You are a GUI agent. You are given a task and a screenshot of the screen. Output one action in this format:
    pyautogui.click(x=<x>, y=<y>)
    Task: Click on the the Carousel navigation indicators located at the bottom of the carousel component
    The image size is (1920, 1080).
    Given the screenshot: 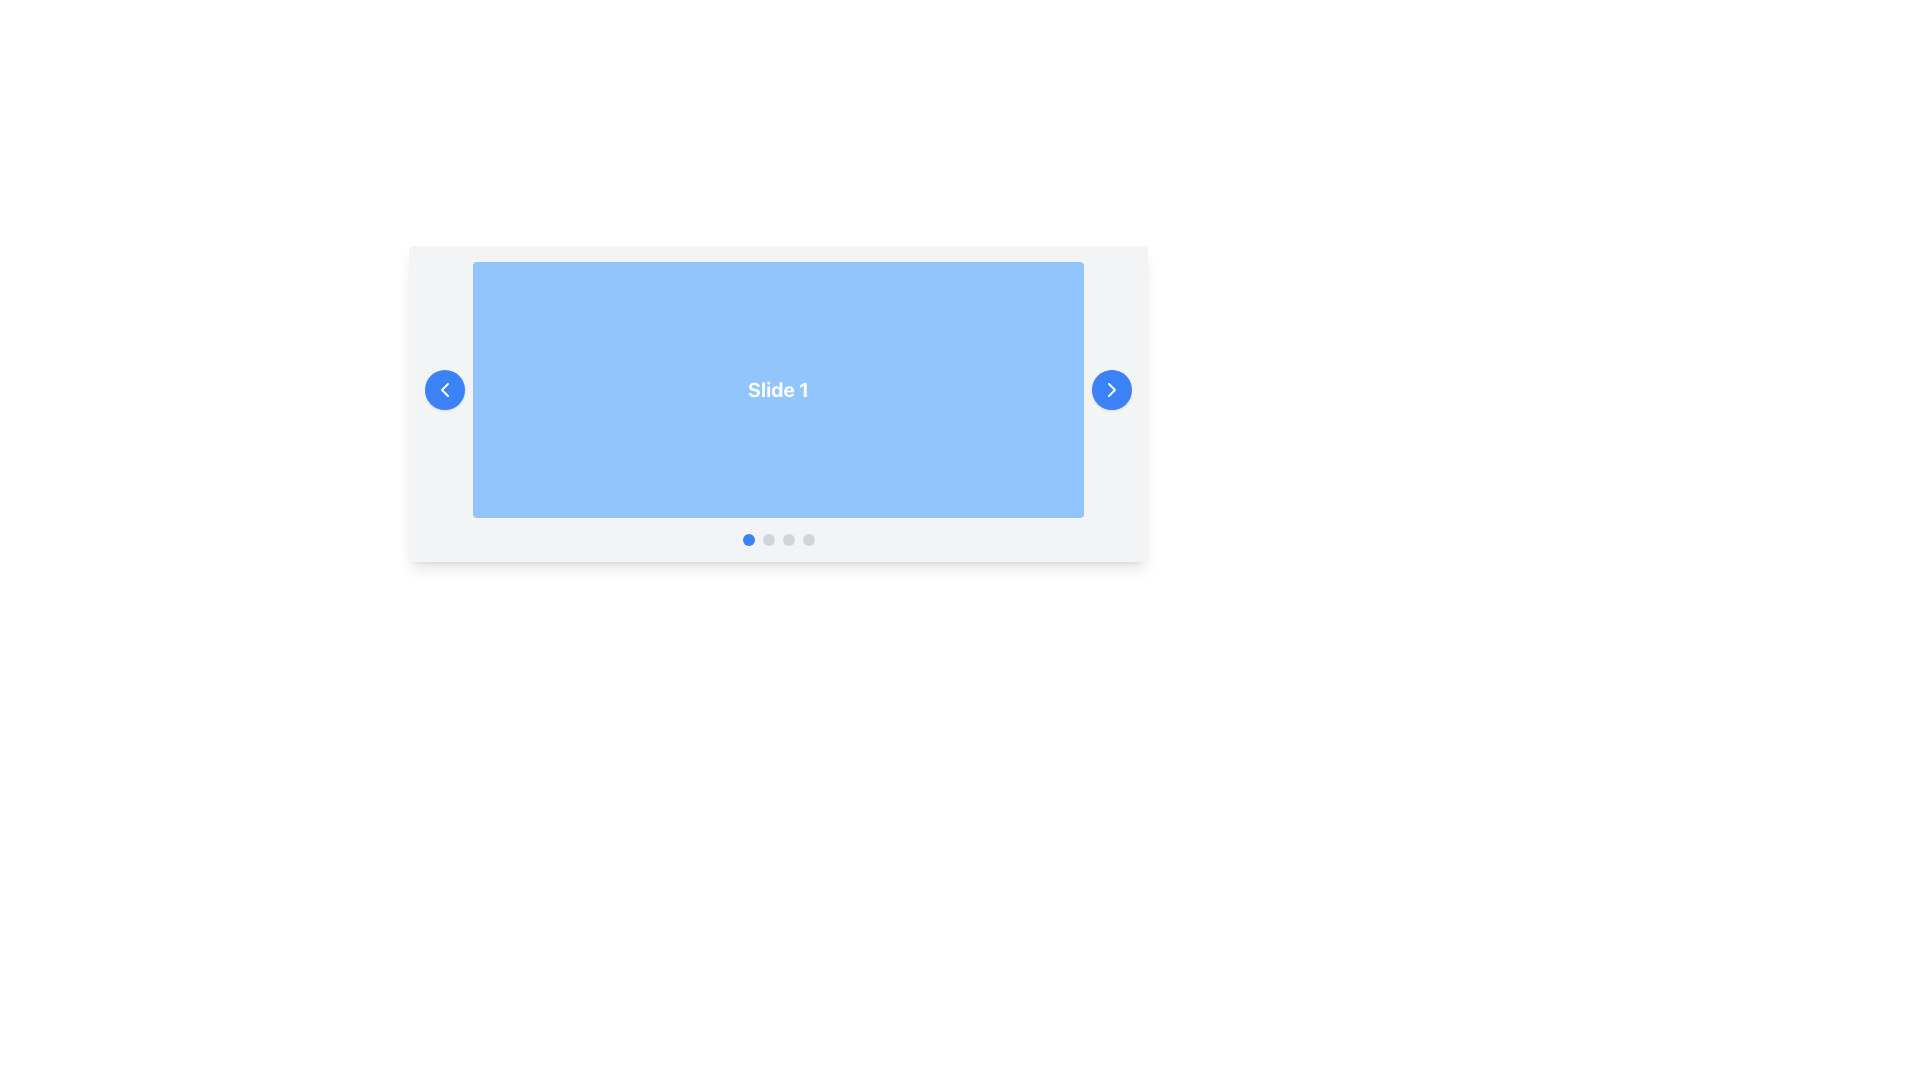 What is the action you would take?
    pyautogui.click(x=777, y=540)
    